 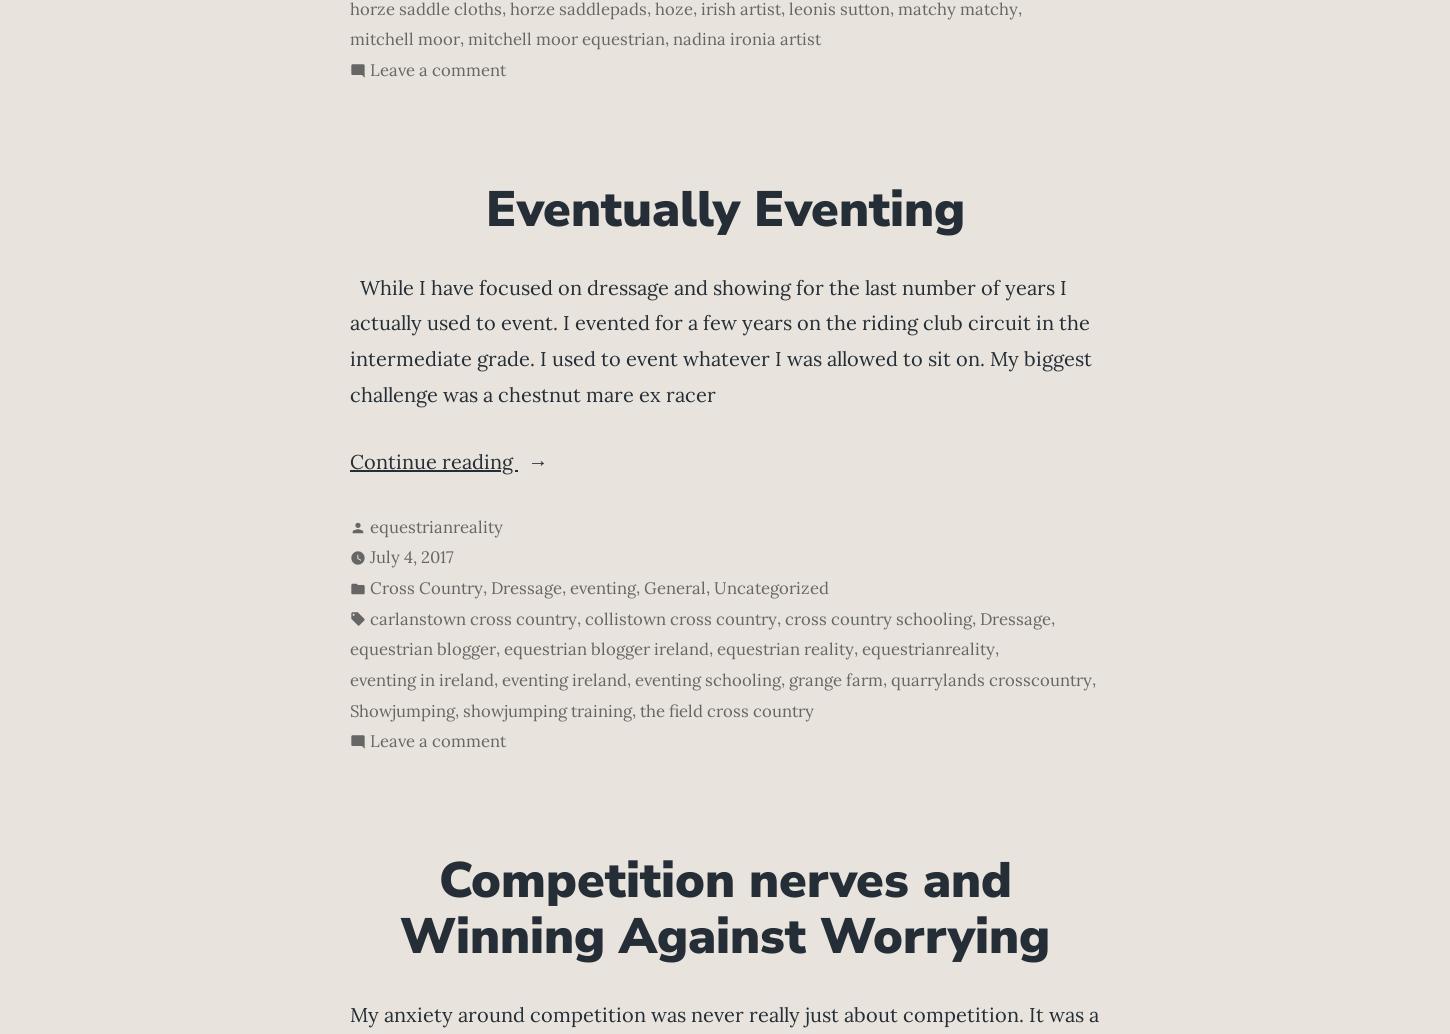 What do you see at coordinates (673, 587) in the screenshot?
I see `'General'` at bounding box center [673, 587].